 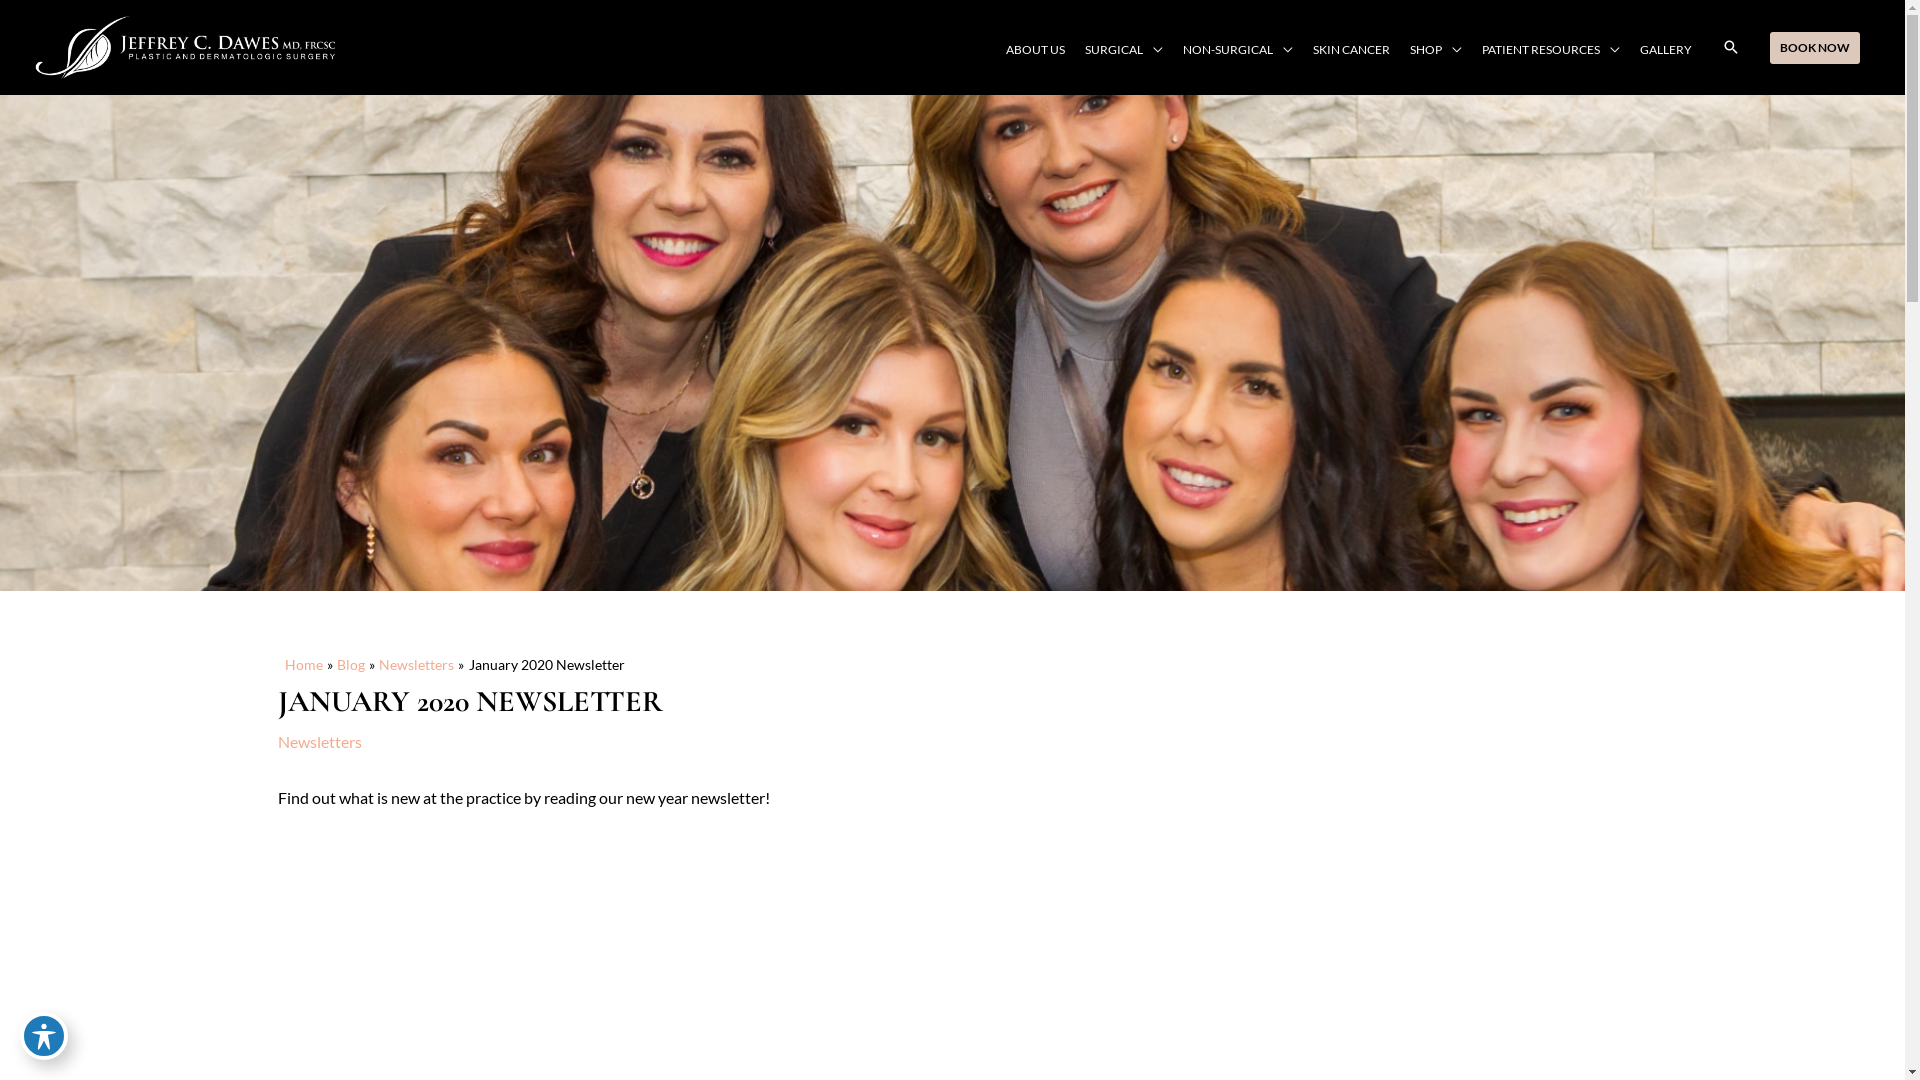 I want to click on 'SURGICAL', so click(x=1123, y=49).